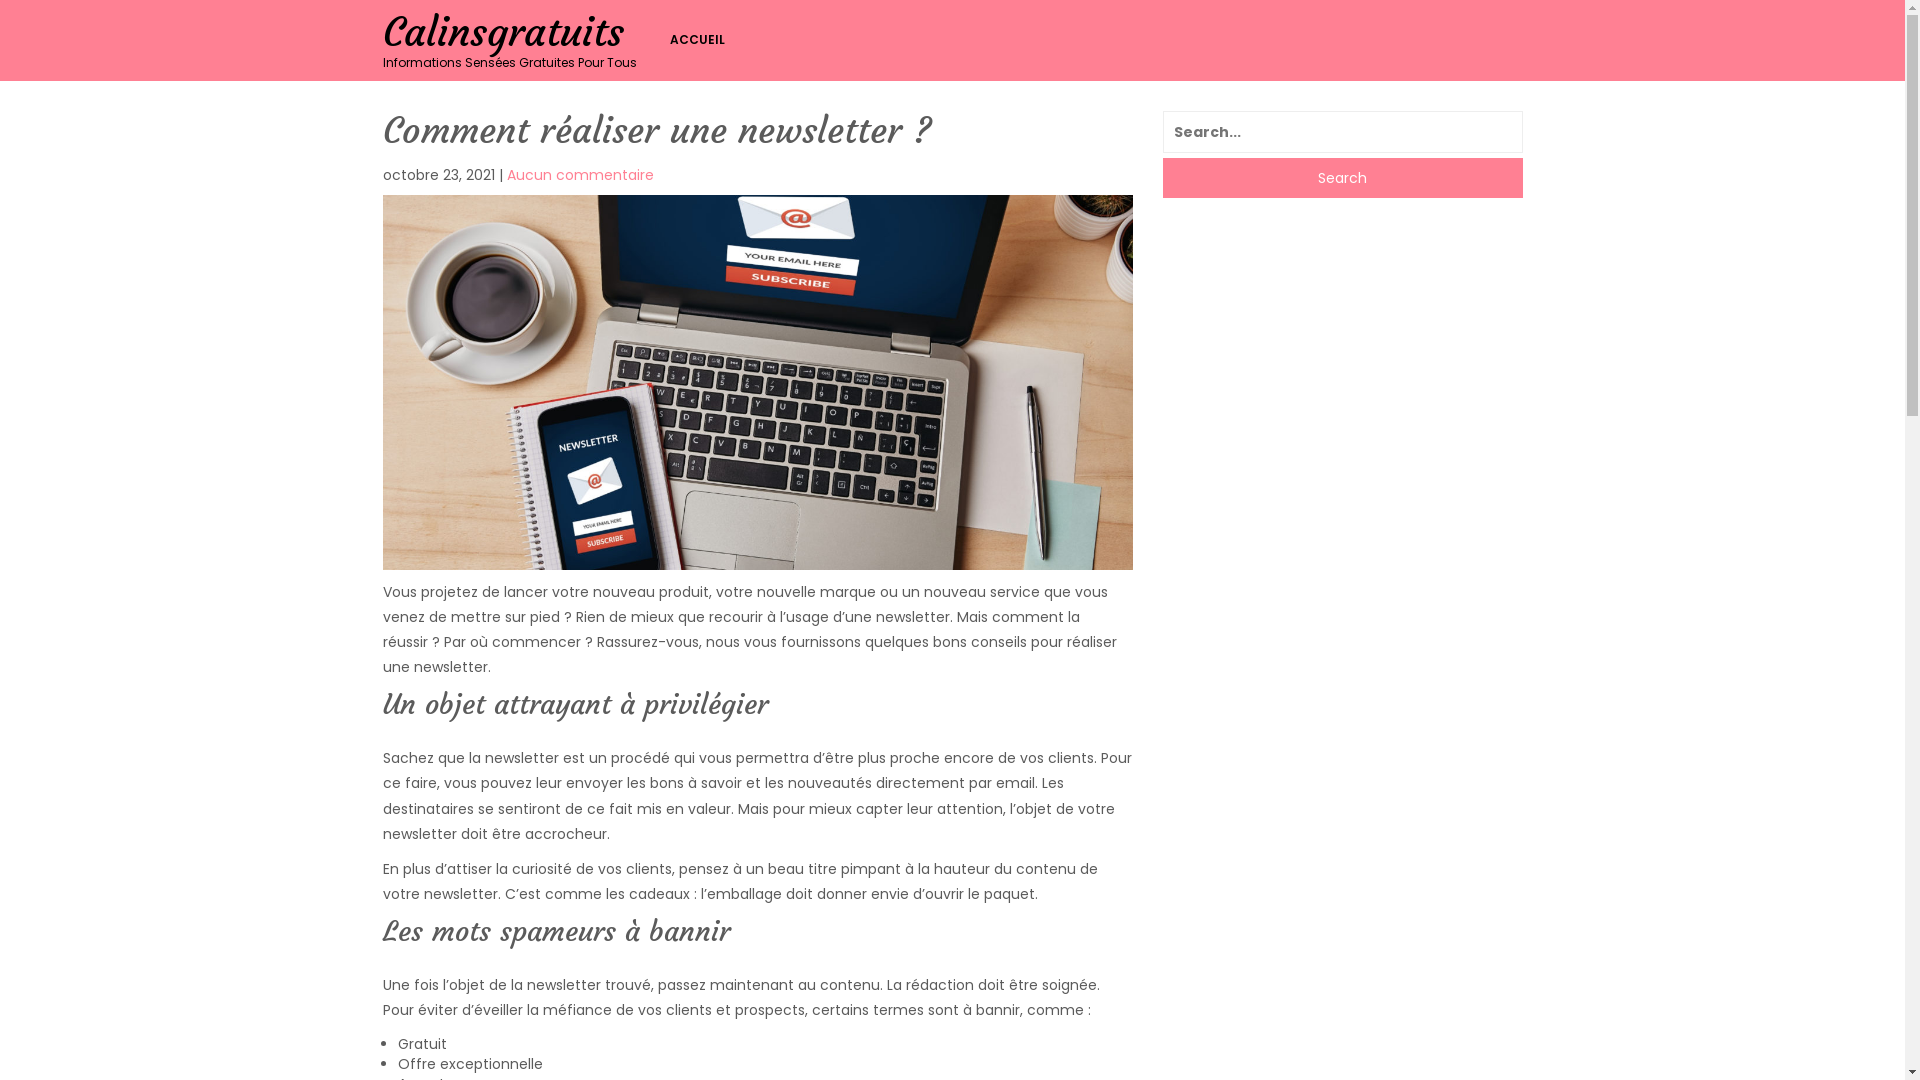  What do you see at coordinates (702, 39) in the screenshot?
I see `'ACCUEIL'` at bounding box center [702, 39].